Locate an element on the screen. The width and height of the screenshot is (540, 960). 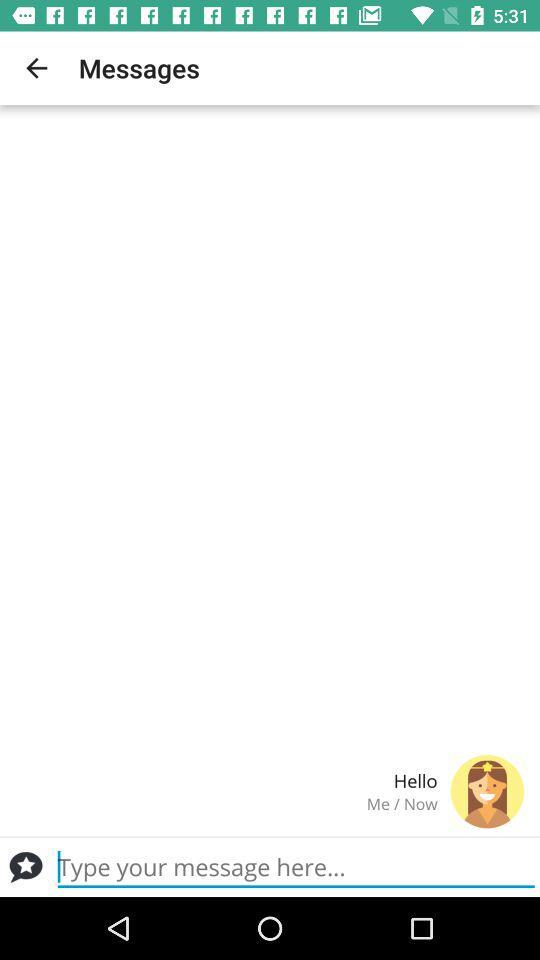
the item above hello item is located at coordinates (36, 68).